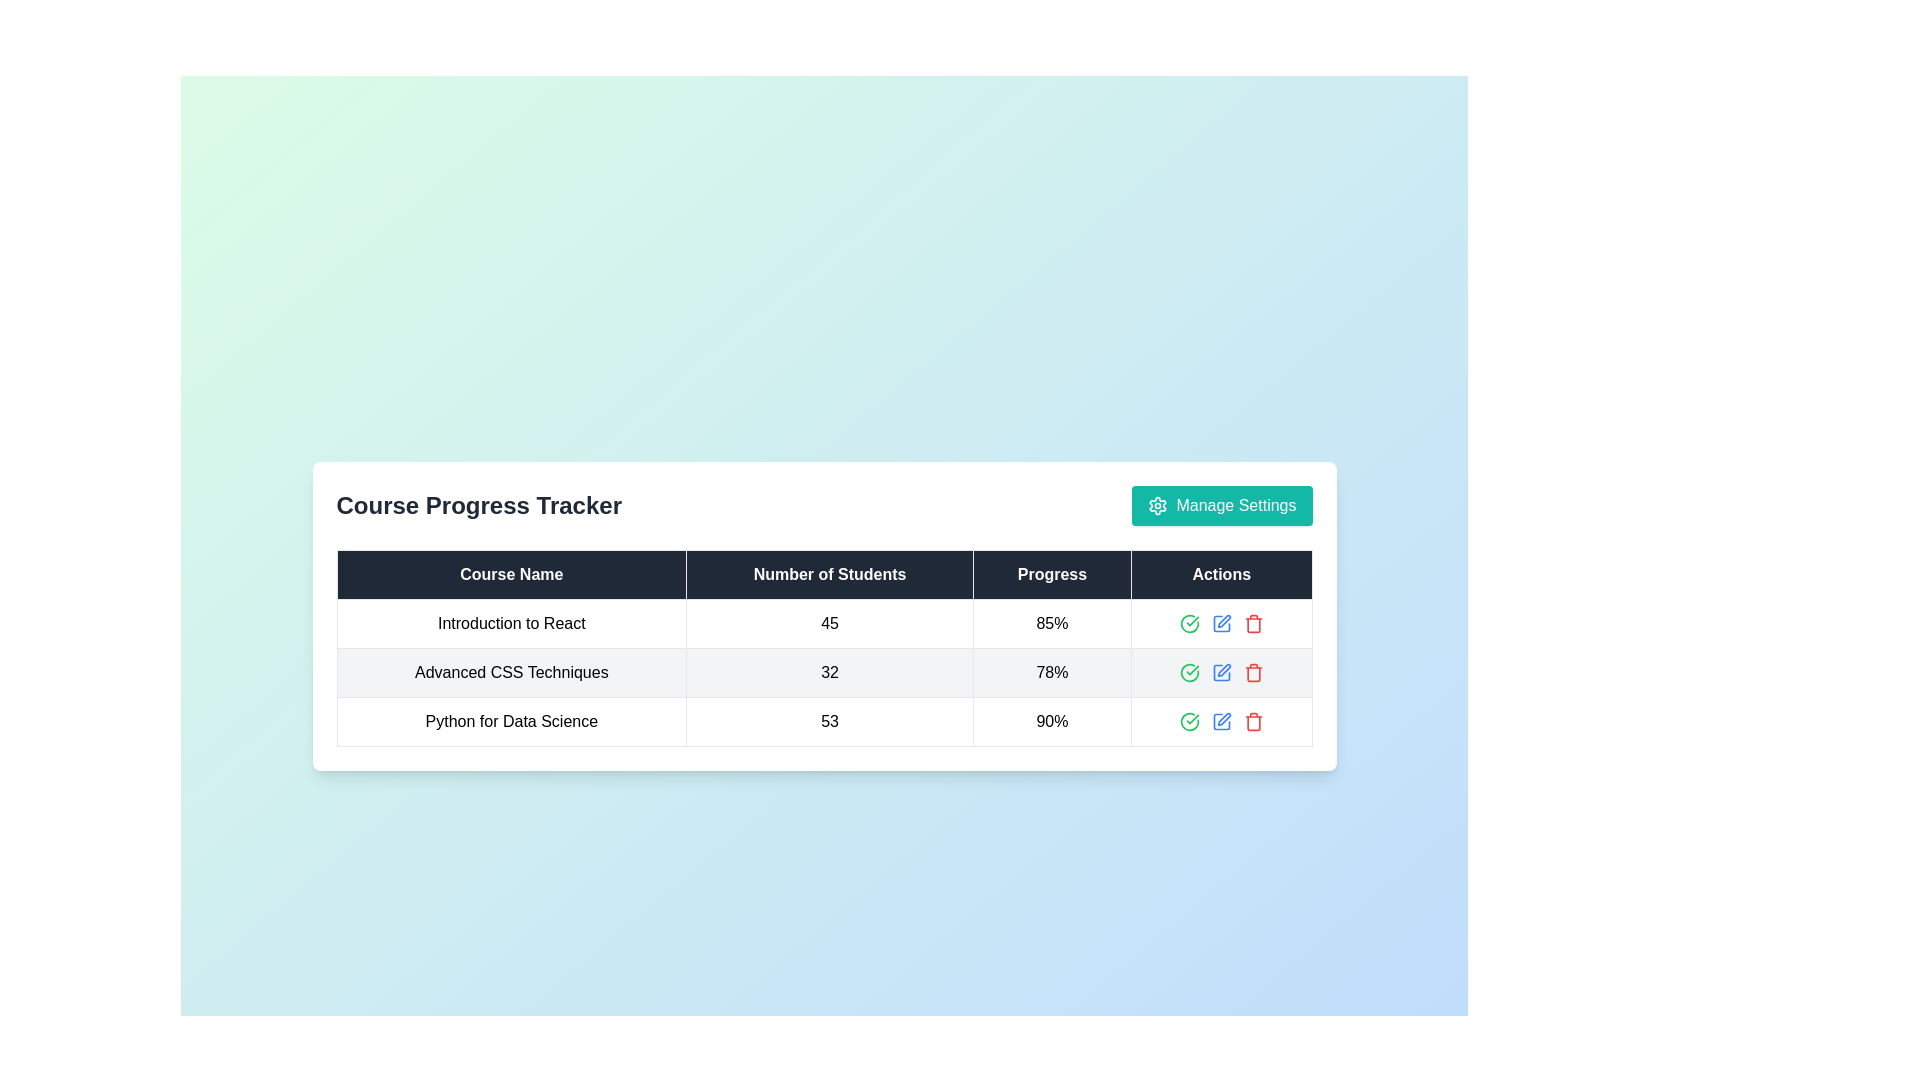 This screenshot has width=1920, height=1080. I want to click on the green checkmark icon button in the 'Actions' column of the 'Introduction to React' row, so click(1189, 622).